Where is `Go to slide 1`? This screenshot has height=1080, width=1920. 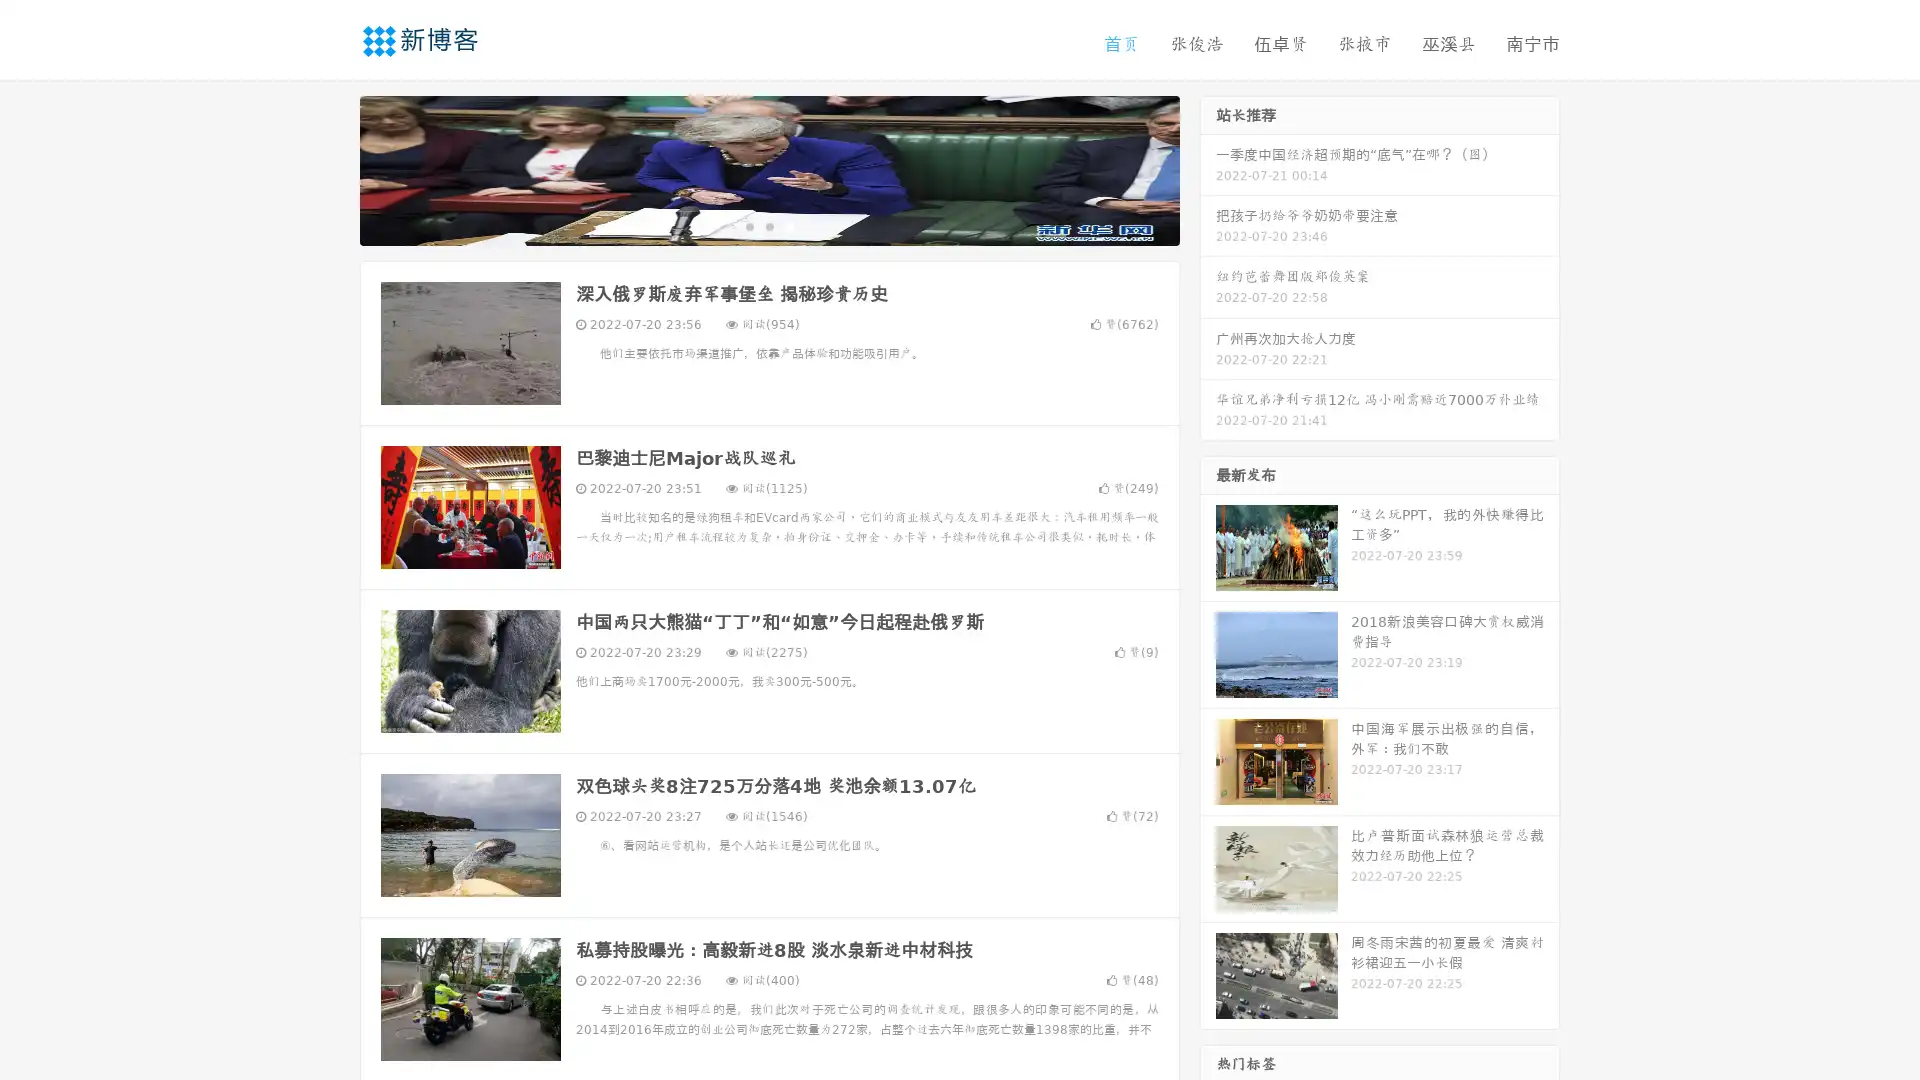 Go to slide 1 is located at coordinates (748, 225).